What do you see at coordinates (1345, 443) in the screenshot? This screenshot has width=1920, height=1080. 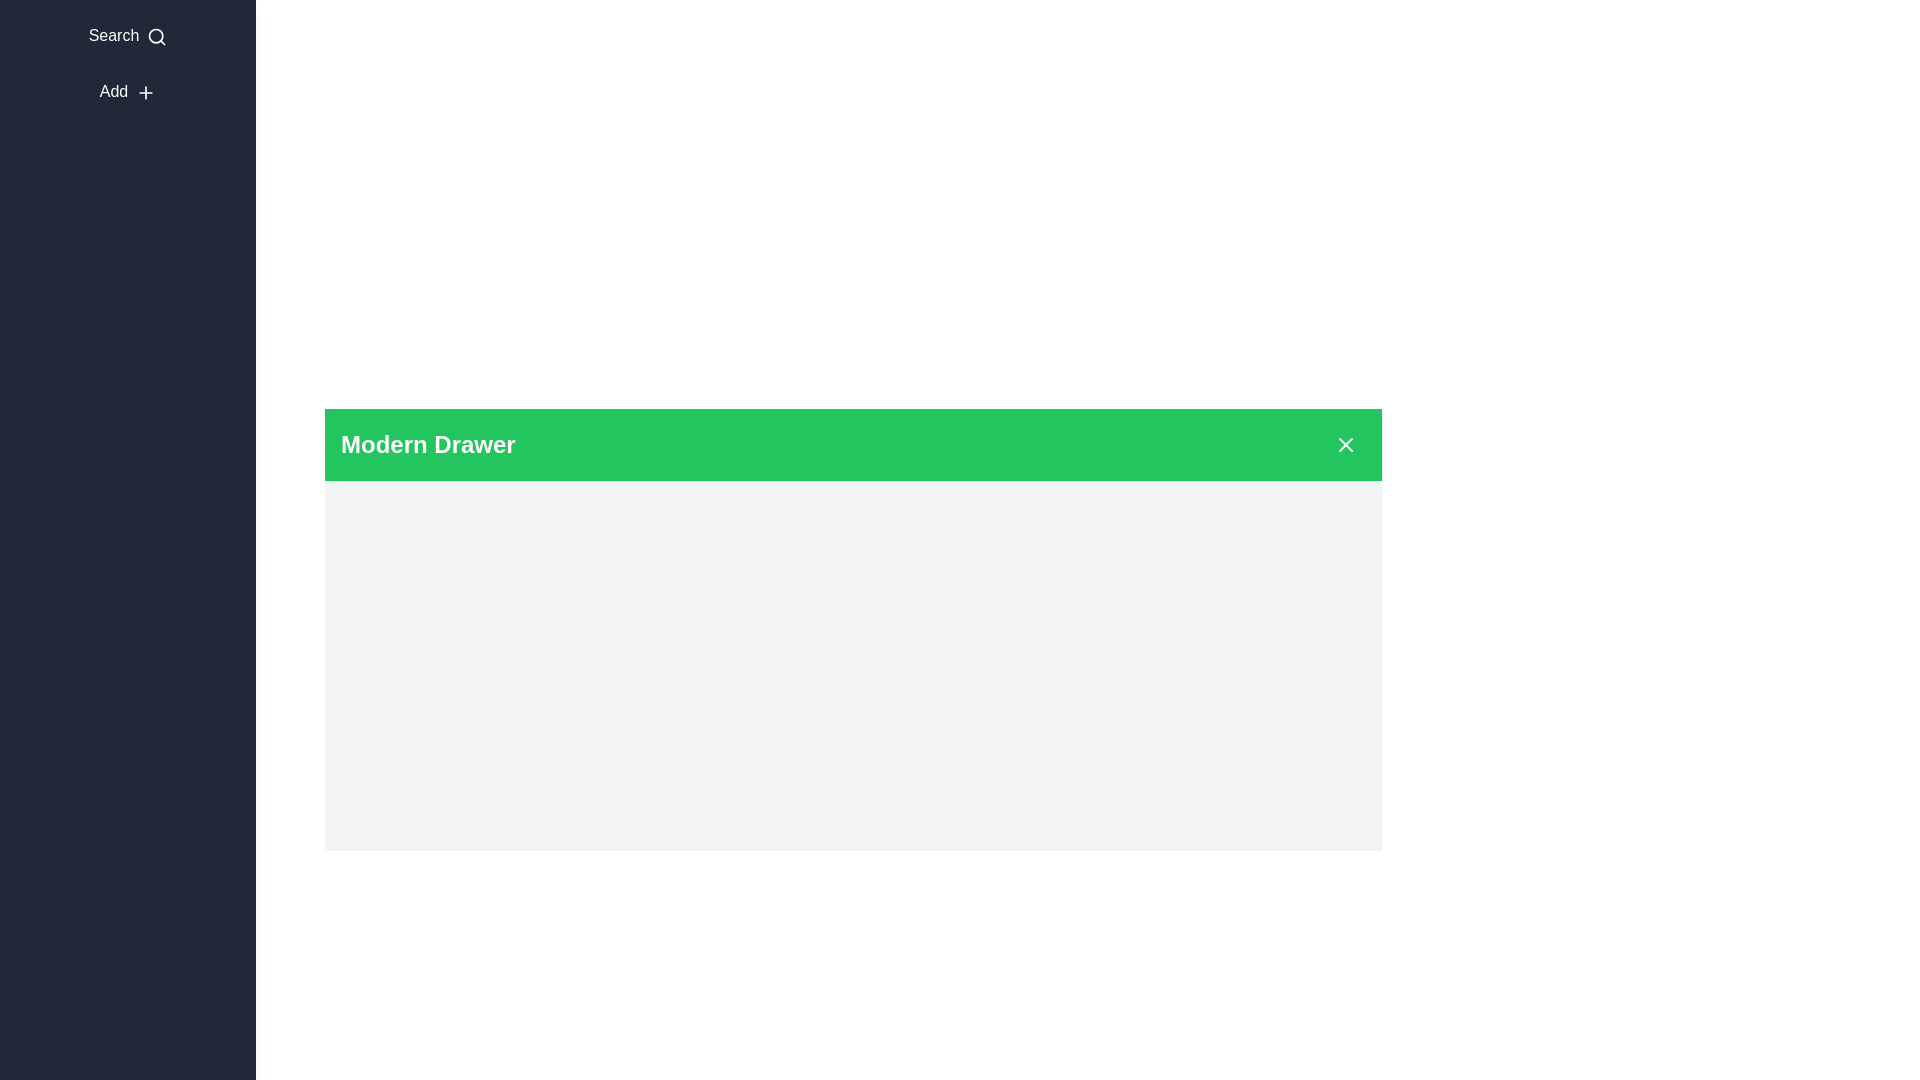 I see `the 'X' shaped icon button with a green background located at the far right of the horizontal green bar, adjacent to the 'Modern Drawer' header` at bounding box center [1345, 443].